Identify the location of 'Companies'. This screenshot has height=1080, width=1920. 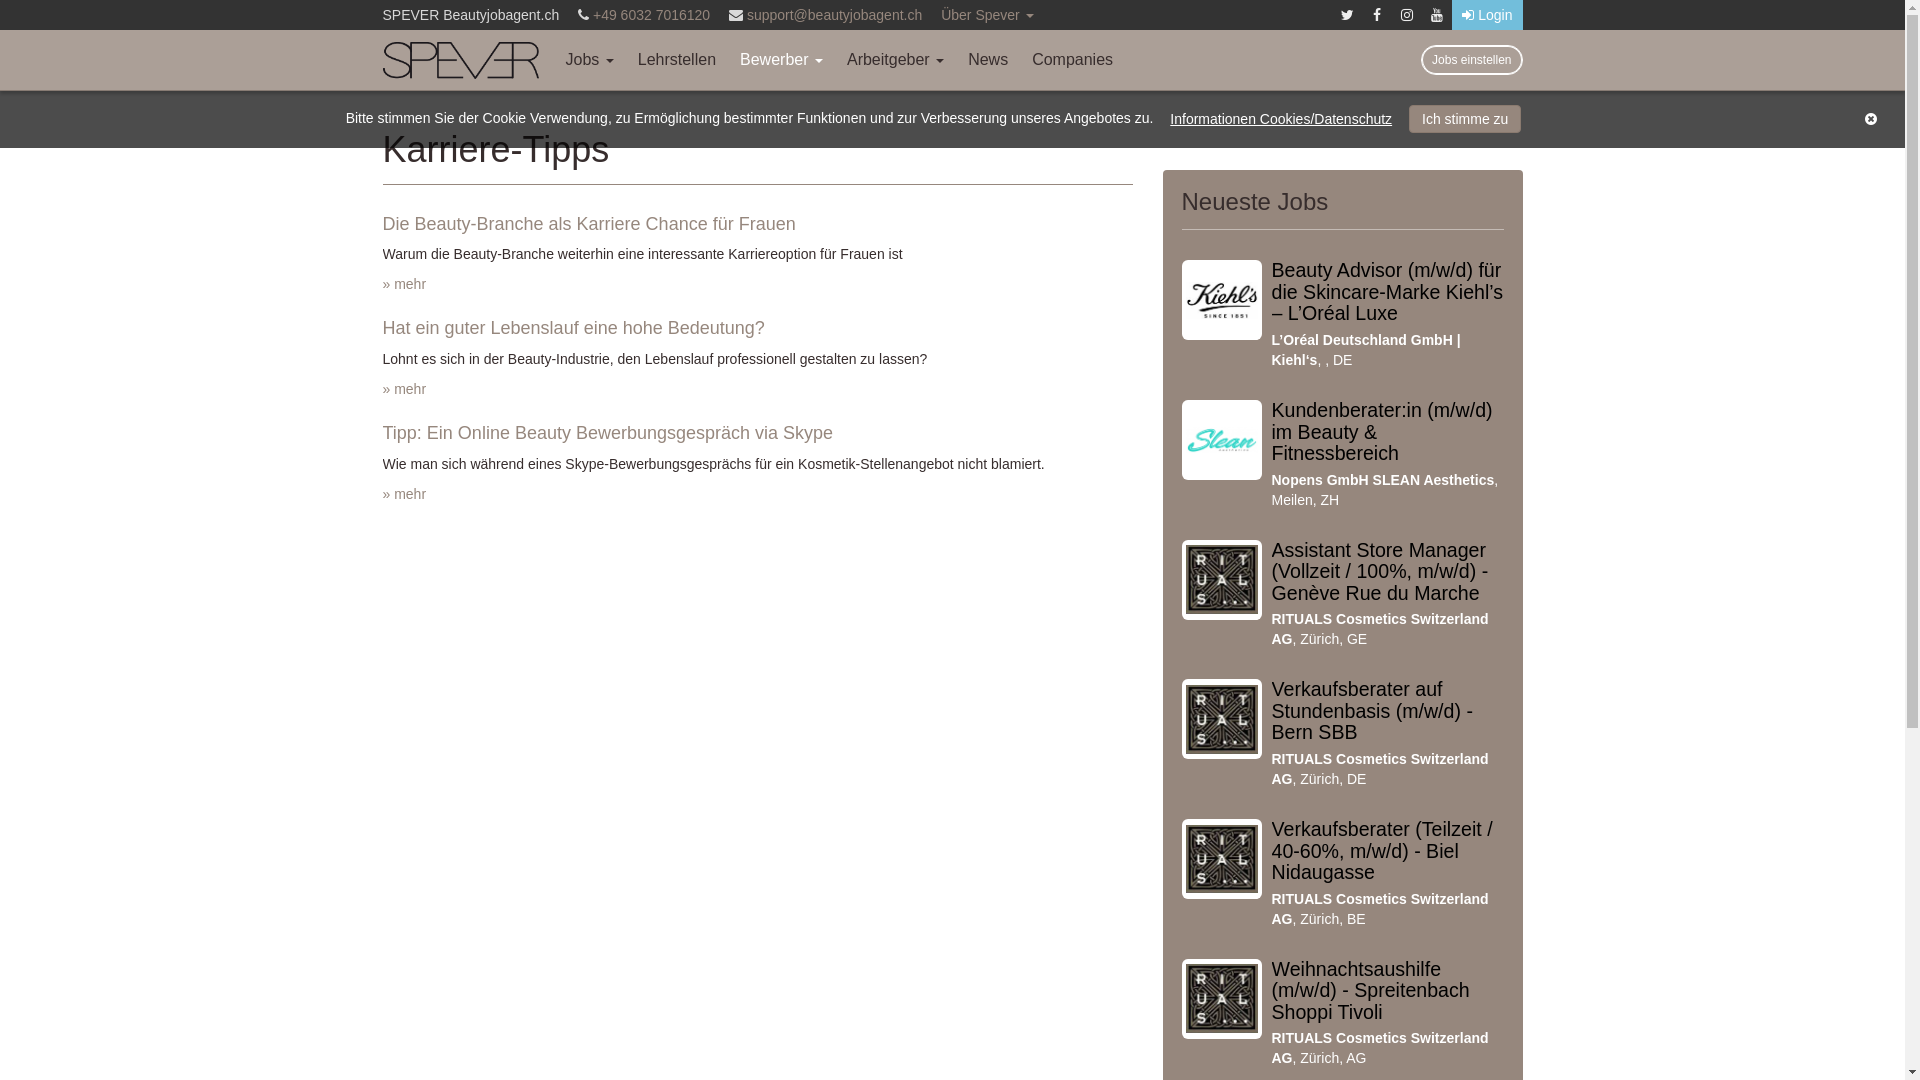
(1071, 59).